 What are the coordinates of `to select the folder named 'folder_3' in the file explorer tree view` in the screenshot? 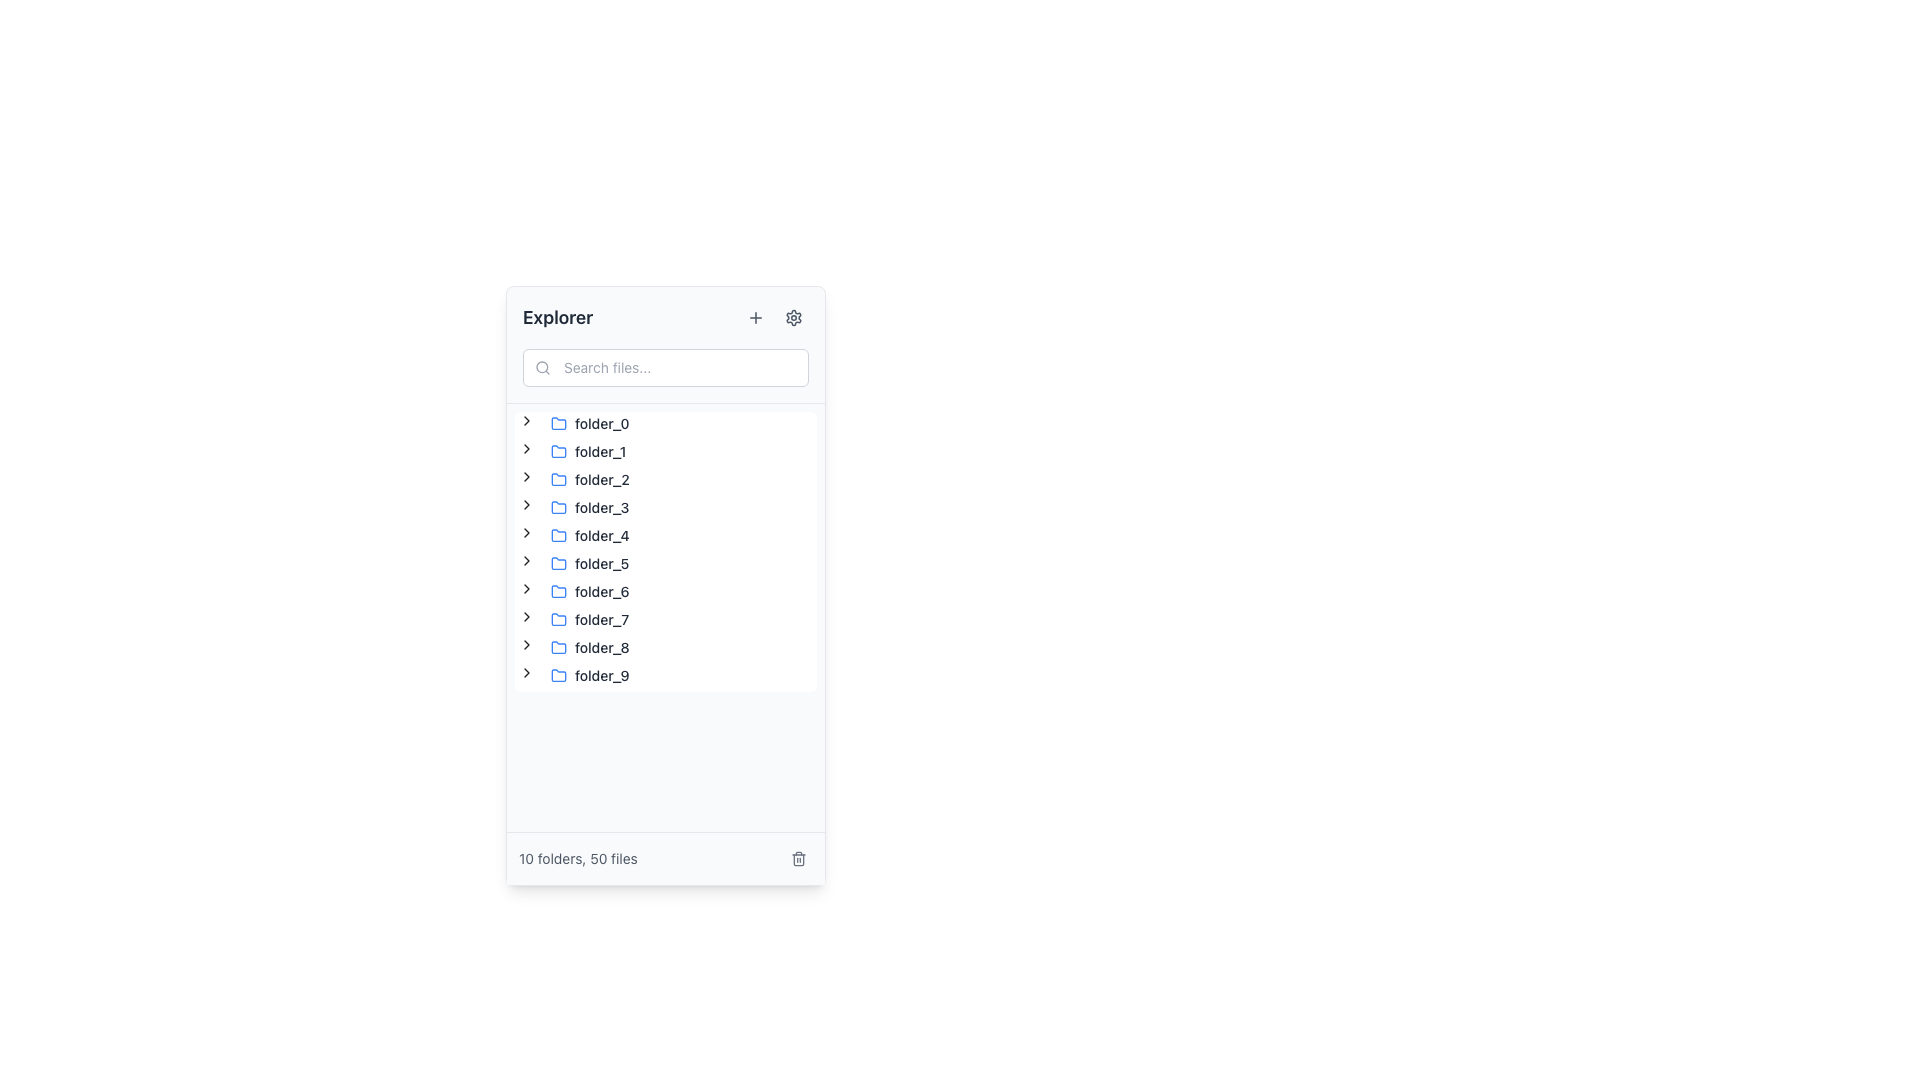 It's located at (589, 507).